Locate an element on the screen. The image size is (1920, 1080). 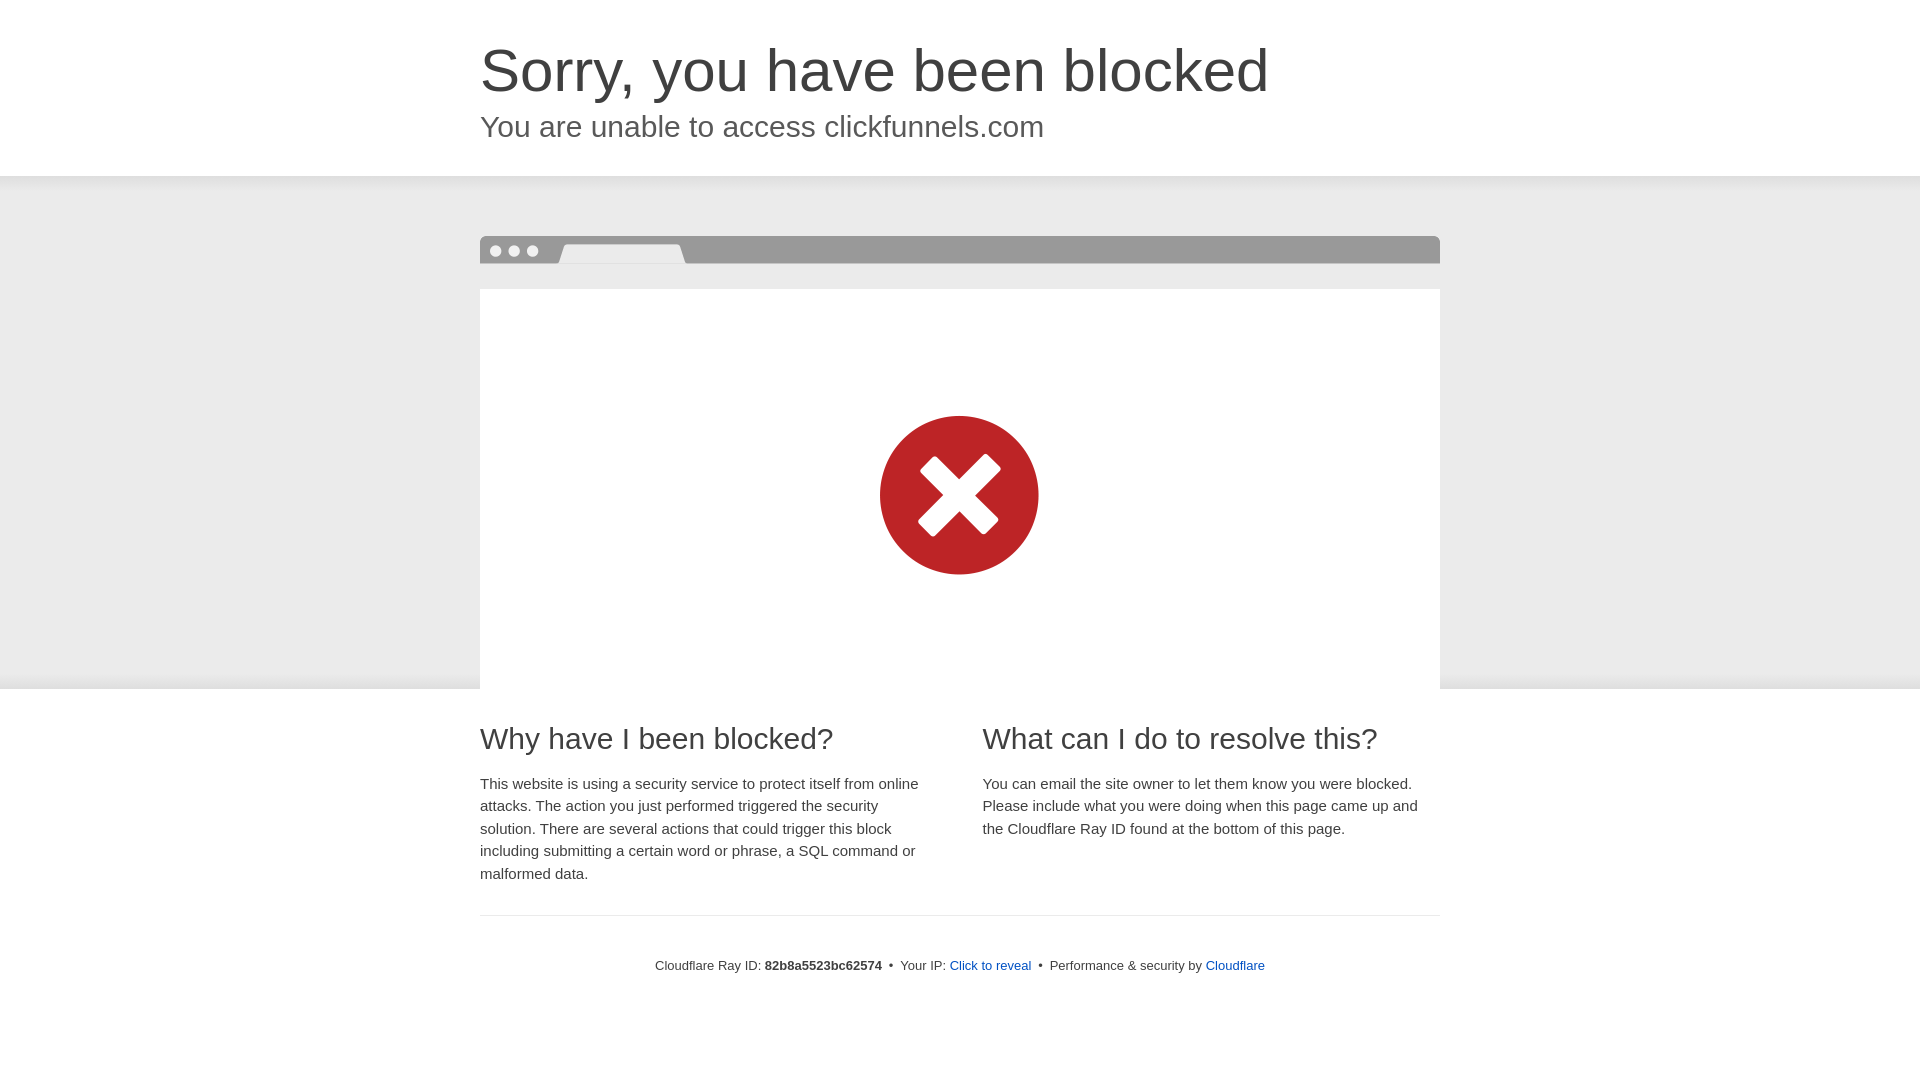
'Cloudflare' is located at coordinates (1204, 964).